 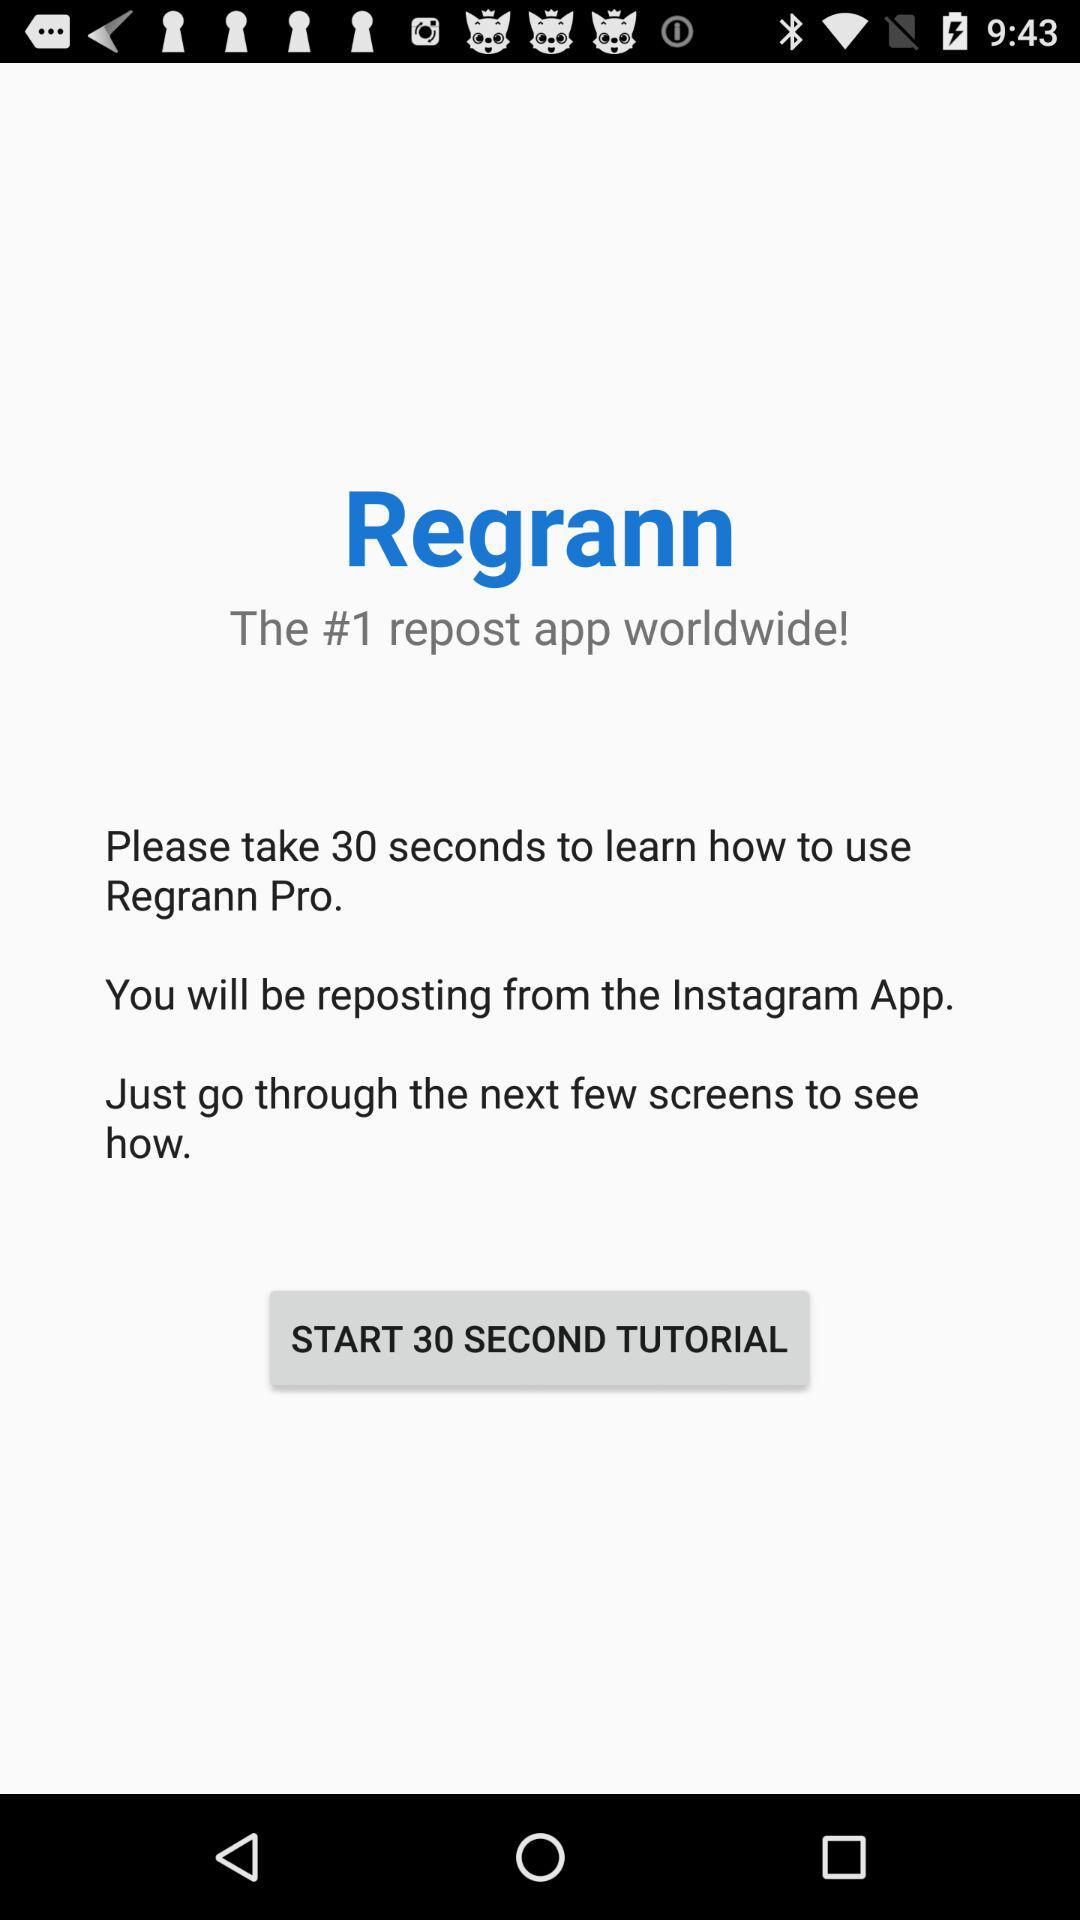 What do you see at coordinates (538, 1338) in the screenshot?
I see `the start 30 second` at bounding box center [538, 1338].